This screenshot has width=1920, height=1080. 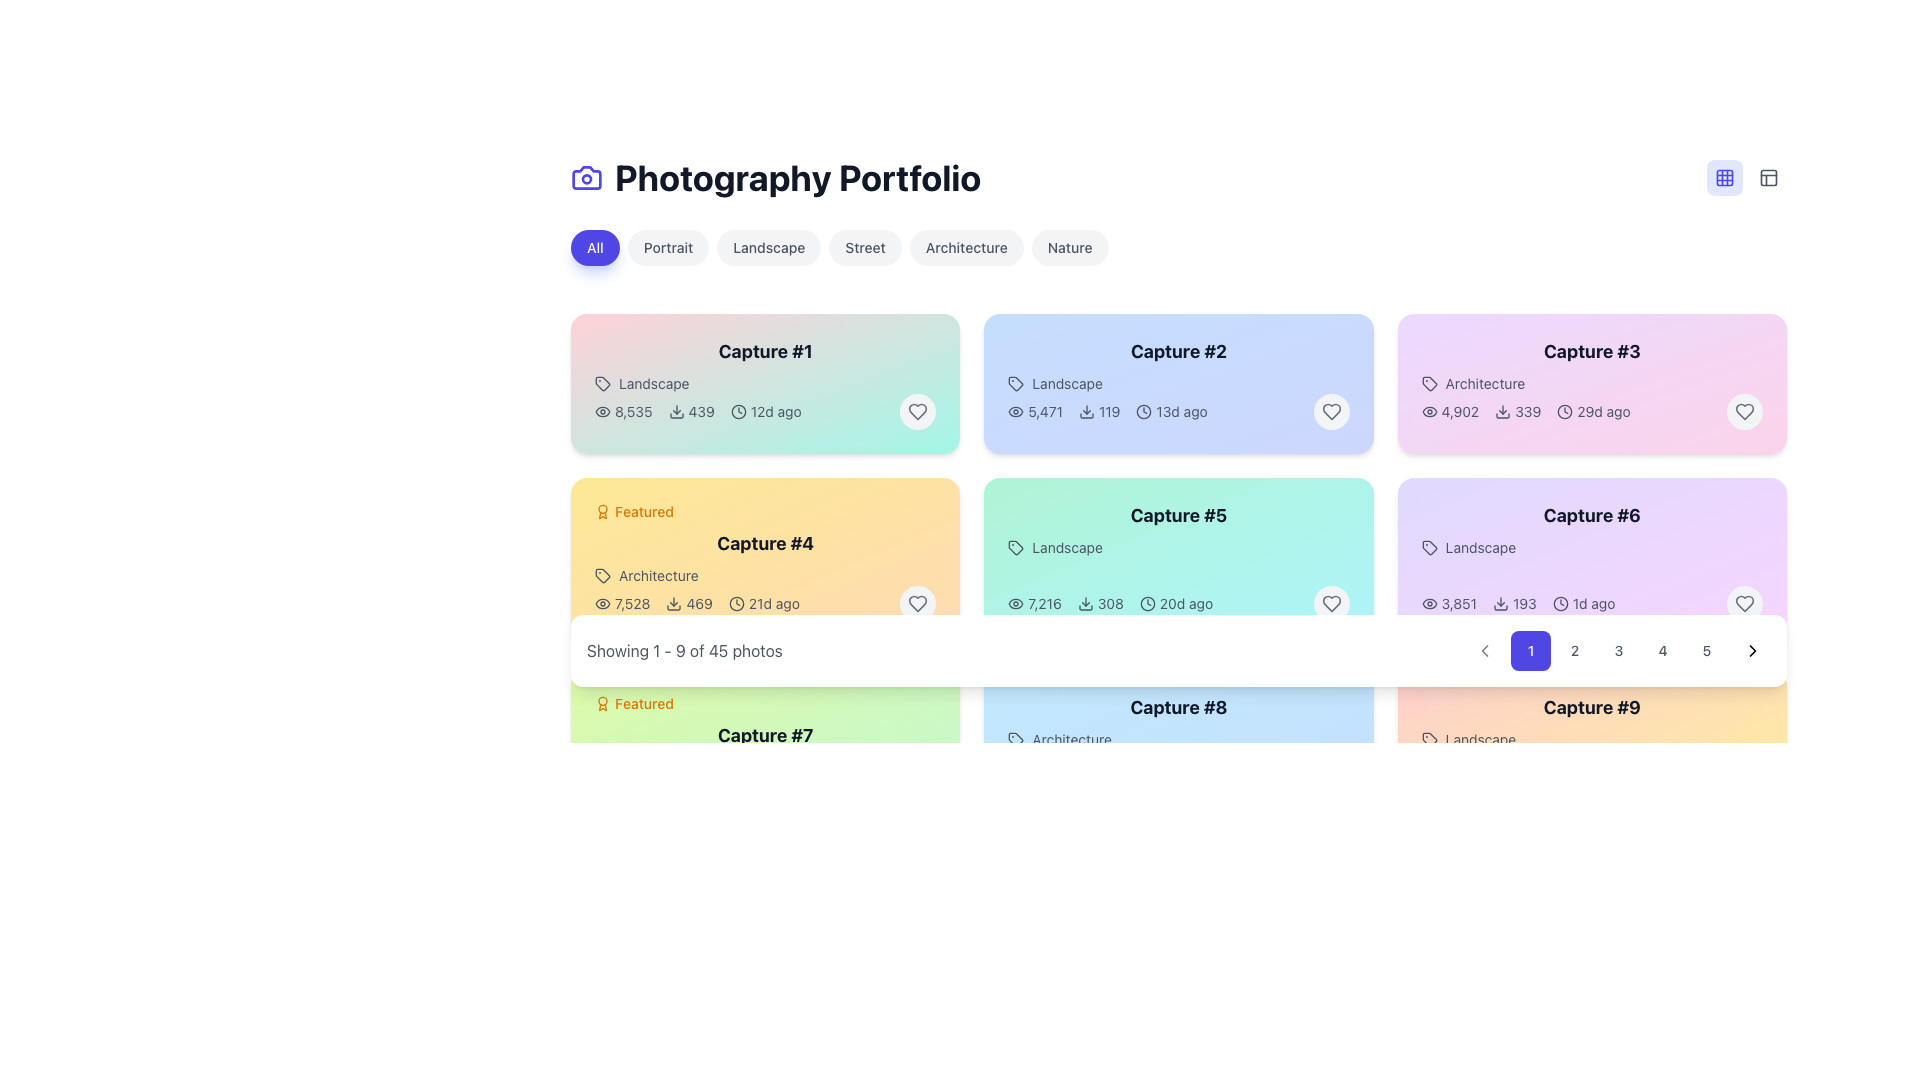 What do you see at coordinates (1591, 528) in the screenshot?
I see `the text-based UI element that displays 'Capture #6' in a bold font and 'Landscape' in a smaller font, located in the sixth card of the layout grid` at bounding box center [1591, 528].